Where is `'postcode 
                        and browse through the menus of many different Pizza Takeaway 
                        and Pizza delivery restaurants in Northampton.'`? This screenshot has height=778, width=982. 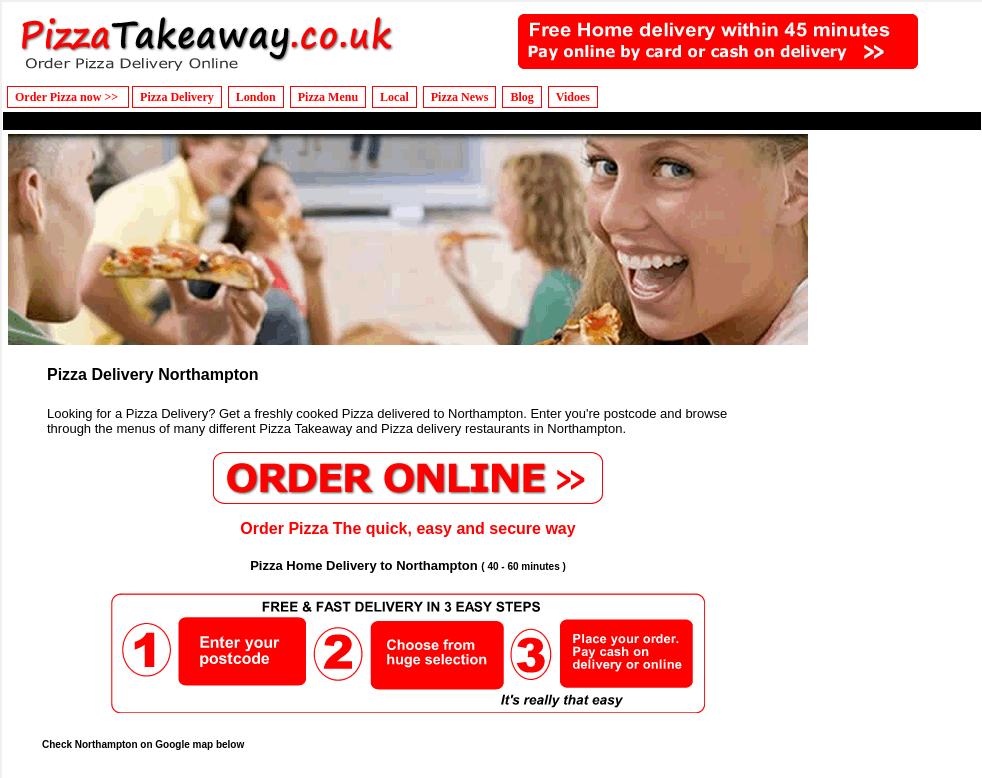 'postcode 
                        and browse through the menus of many different Pizza Takeaway 
                        and Pizza delivery restaurants in Northampton.' is located at coordinates (387, 419).